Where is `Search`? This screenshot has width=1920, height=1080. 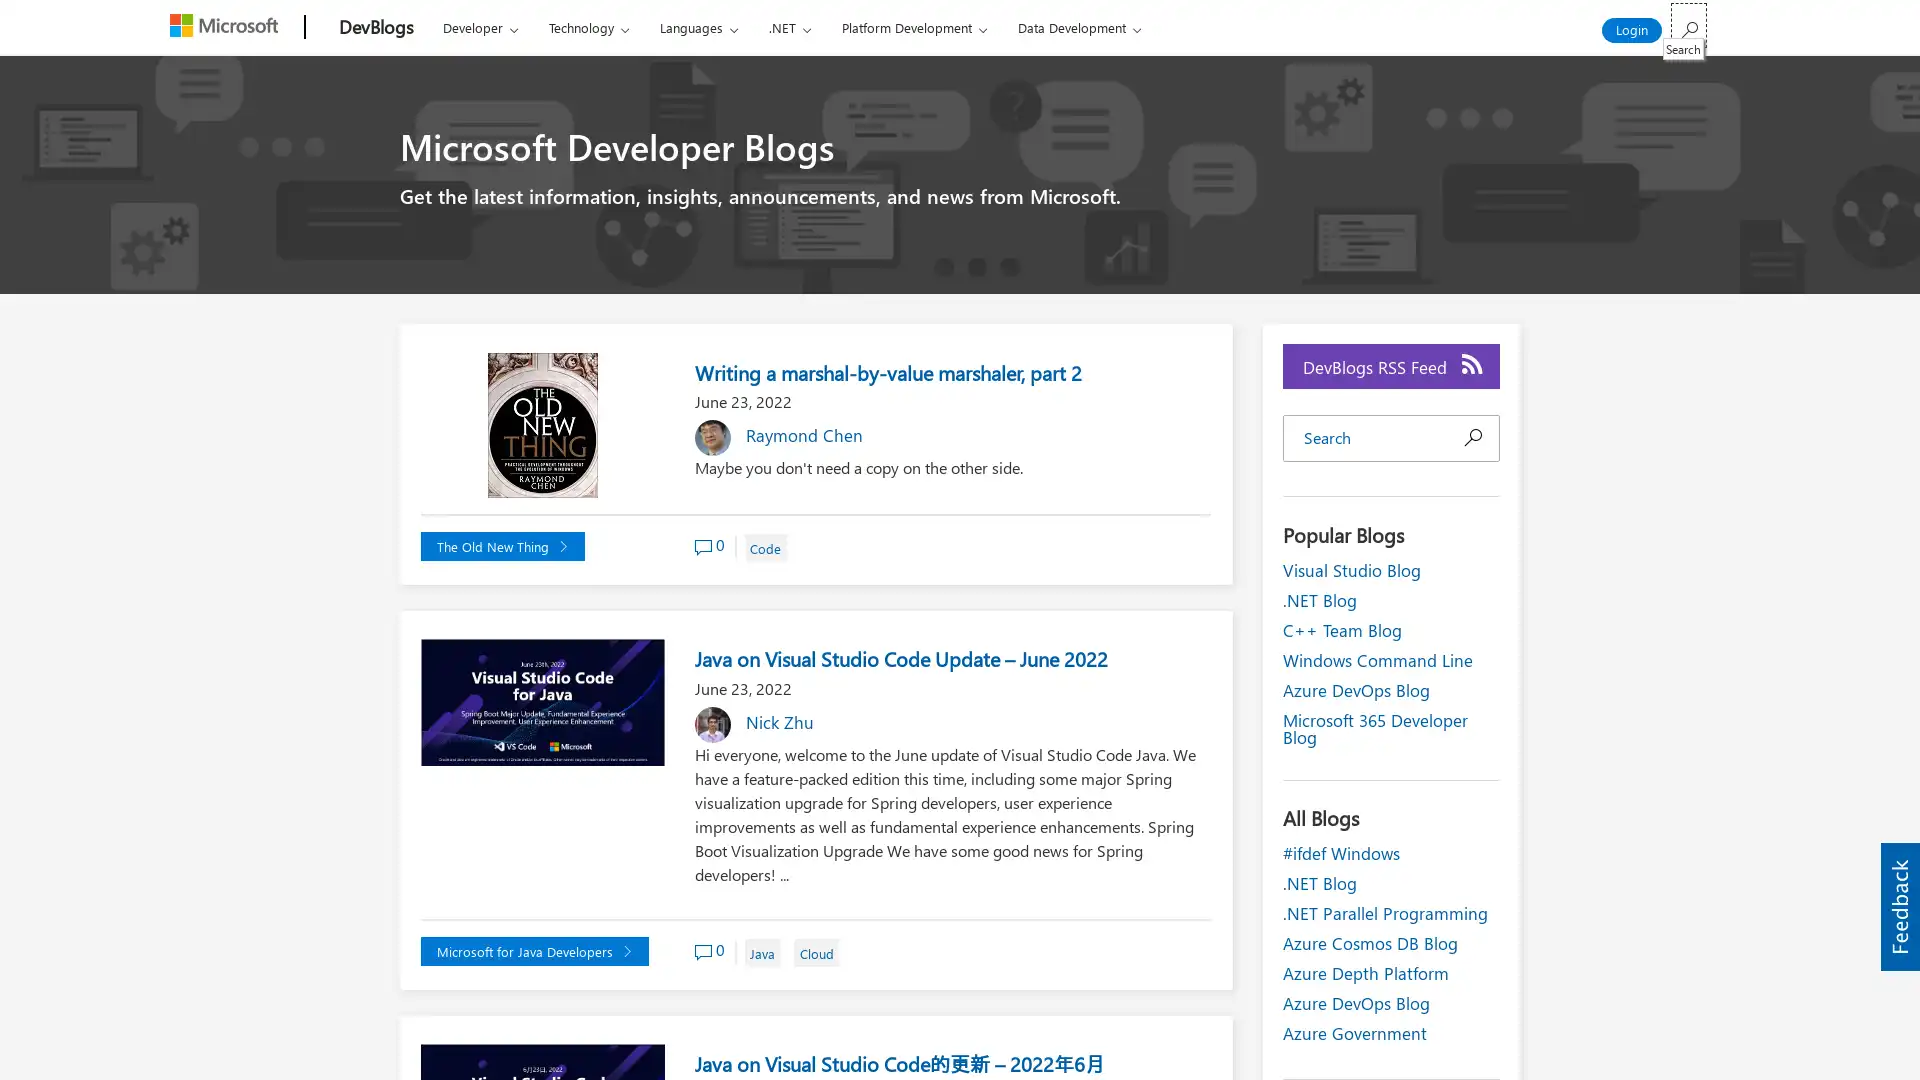 Search is located at coordinates (1688, 25).